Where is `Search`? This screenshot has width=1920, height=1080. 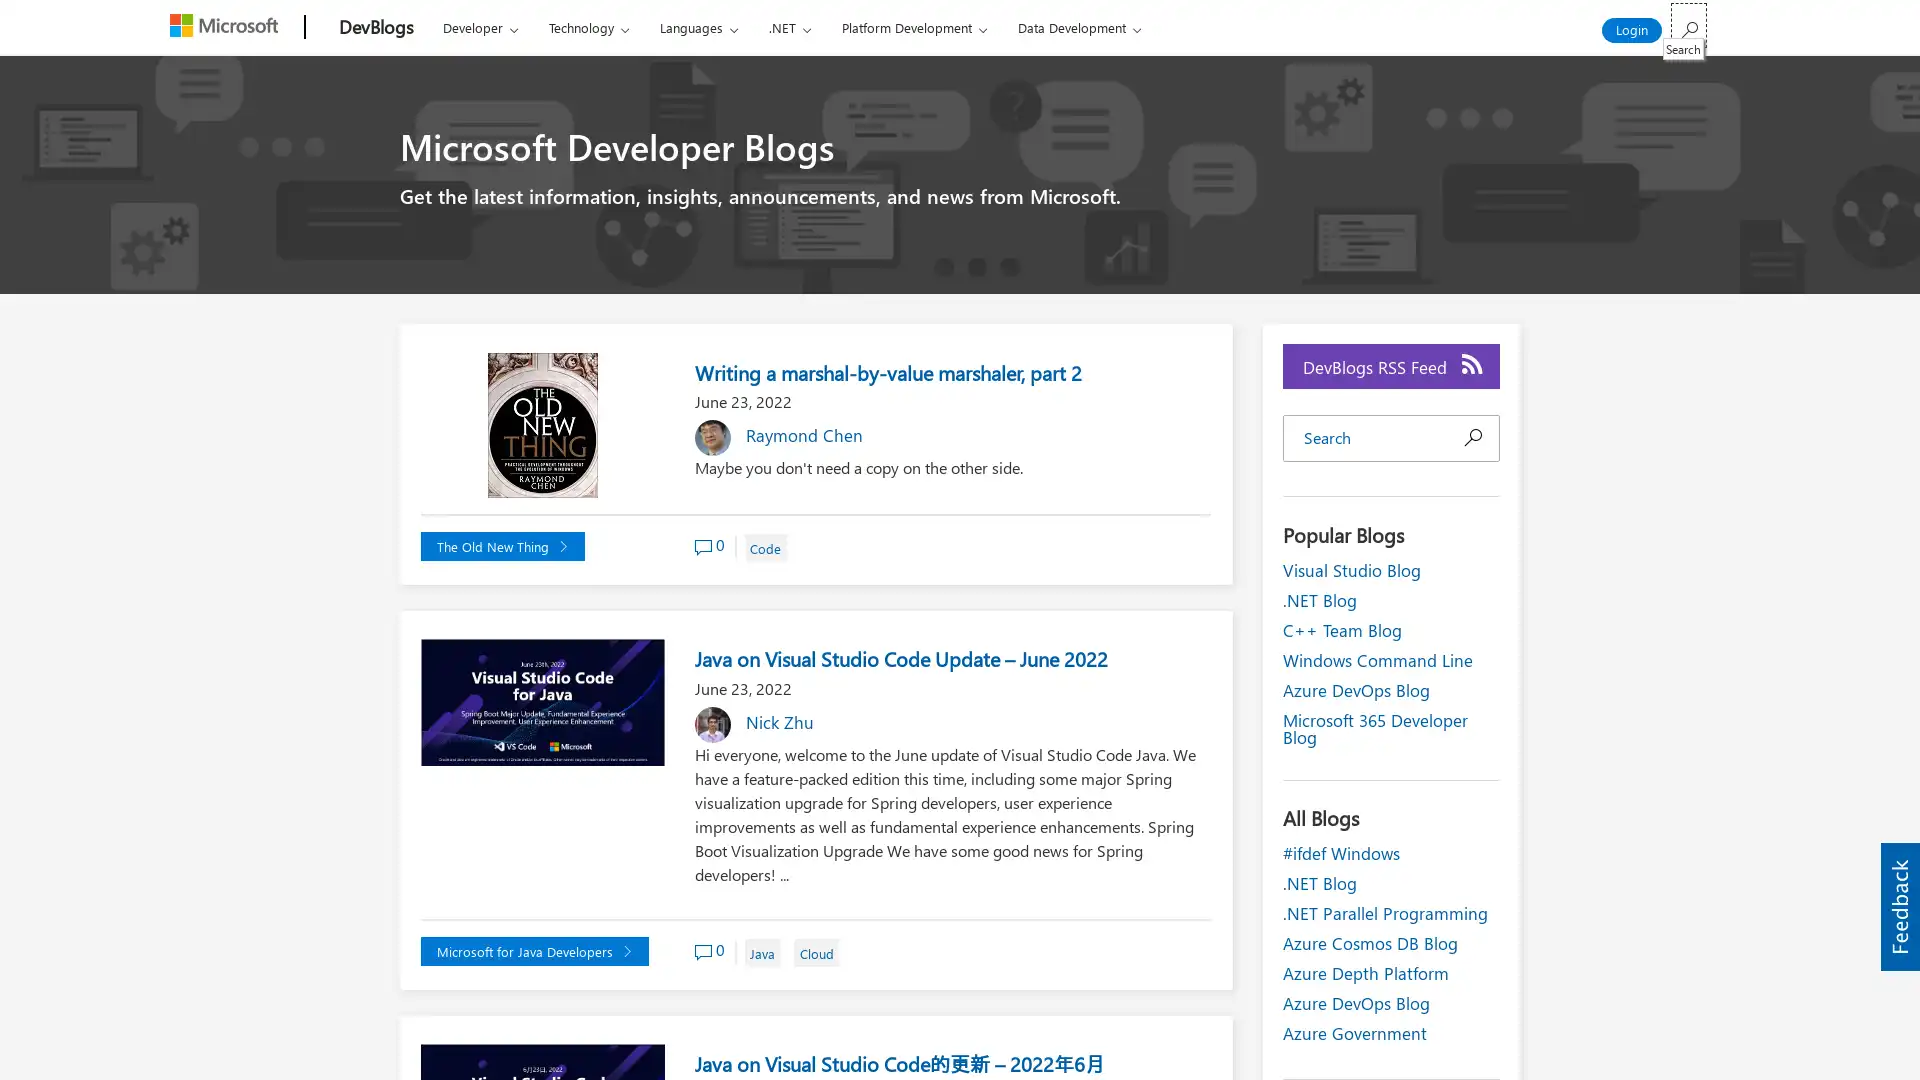 Search is located at coordinates (1688, 25).